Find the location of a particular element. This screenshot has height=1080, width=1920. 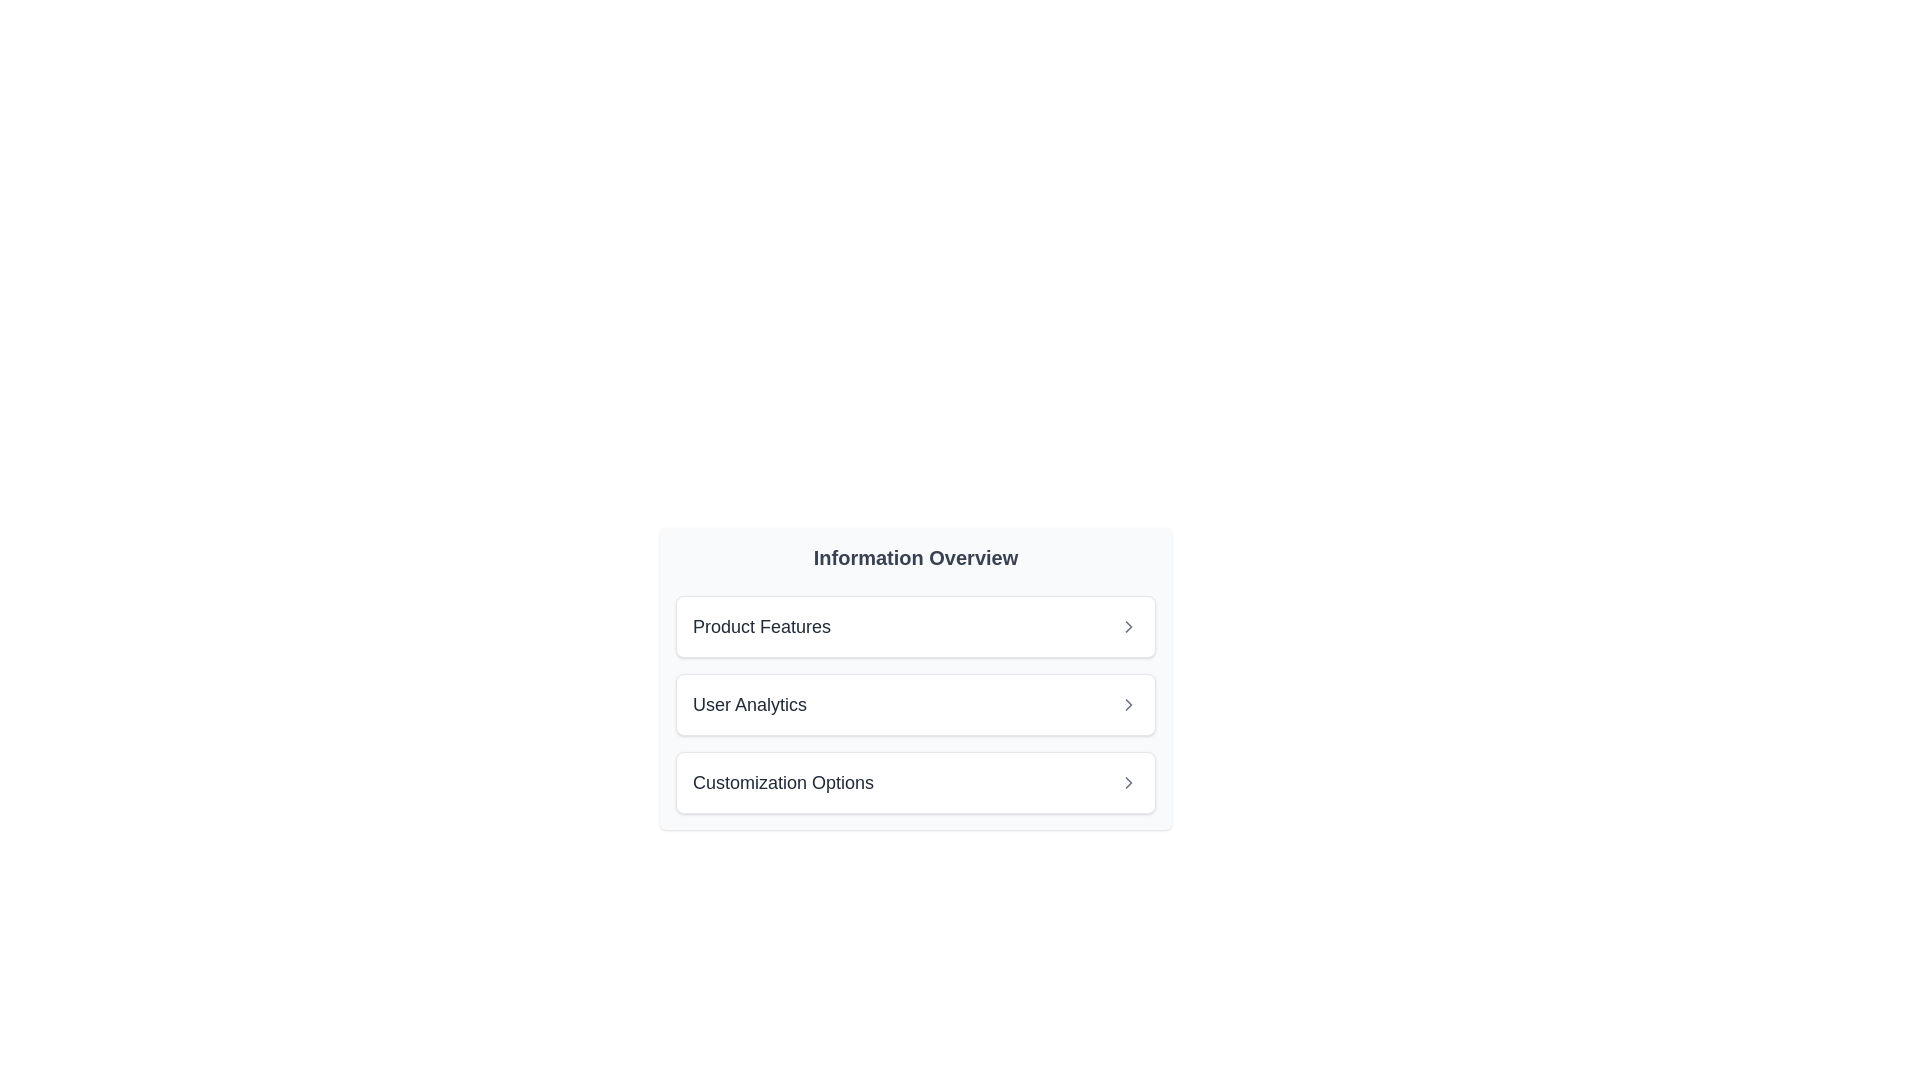

text label 'Product Features' which is the first item in the 'Information Overview' list, styled with bold dark-gray text is located at coordinates (761, 626).